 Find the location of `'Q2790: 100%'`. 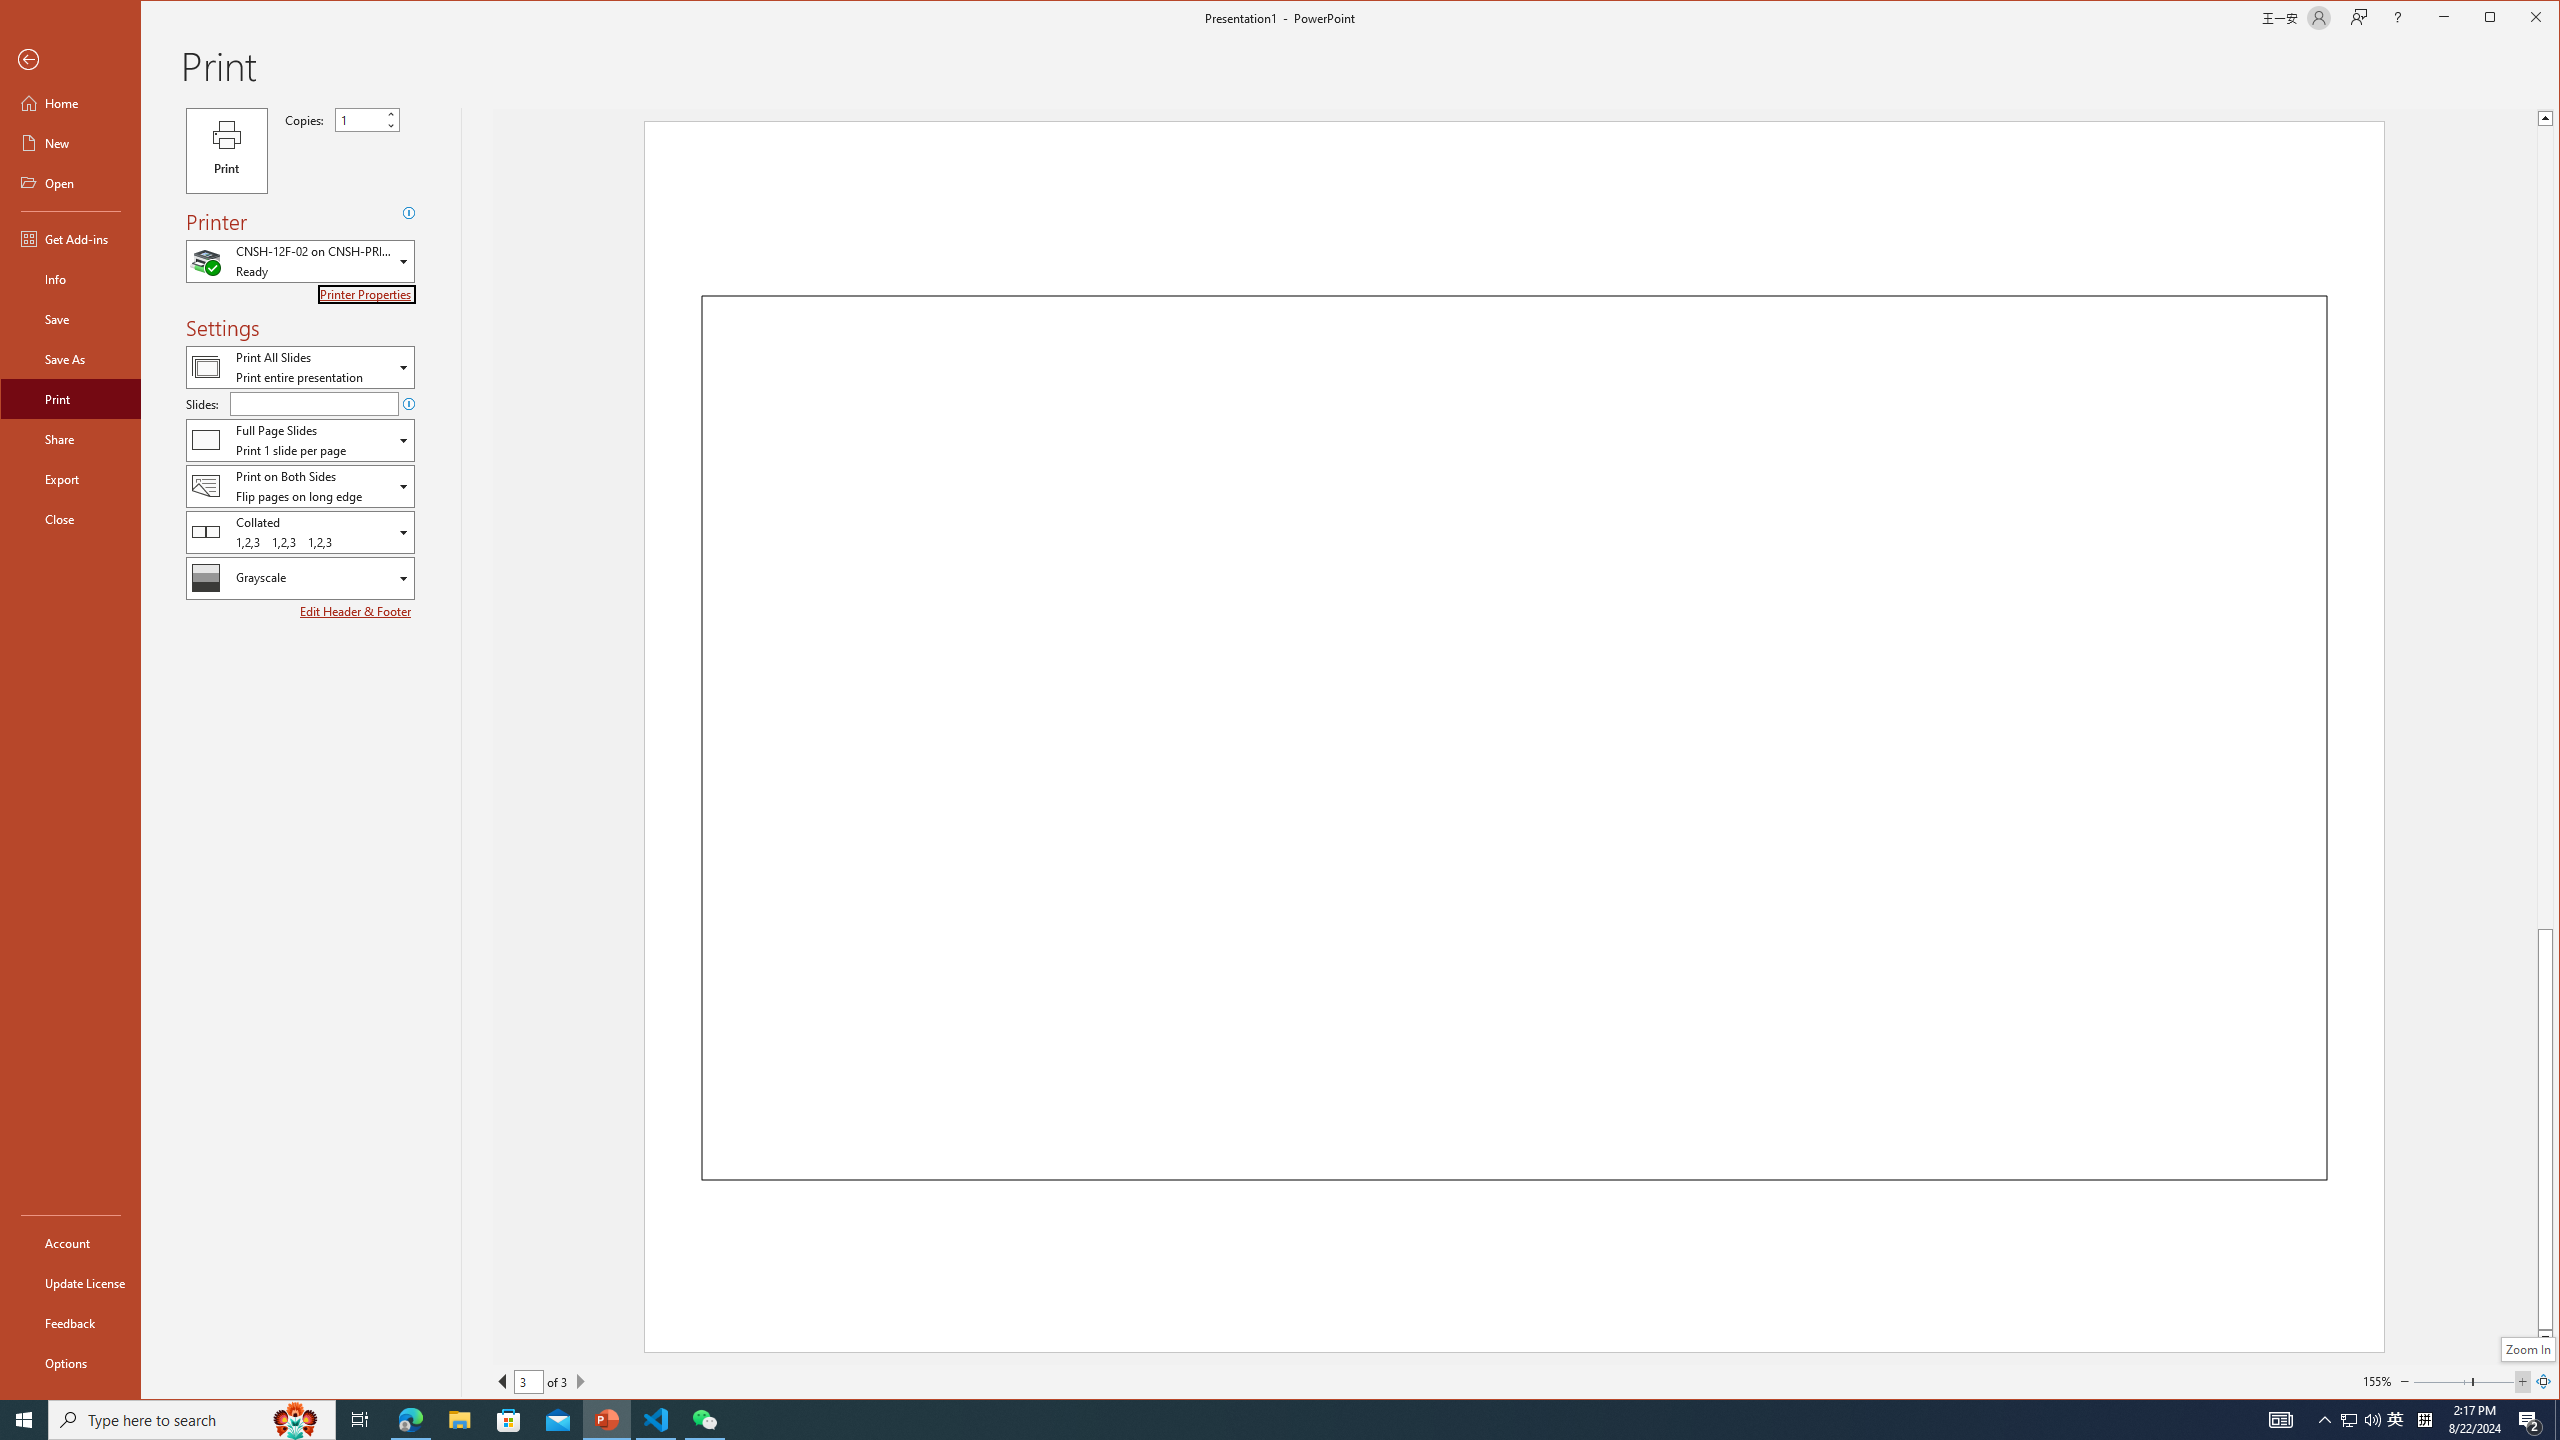

'Q2790: 100%' is located at coordinates (2372, 1418).